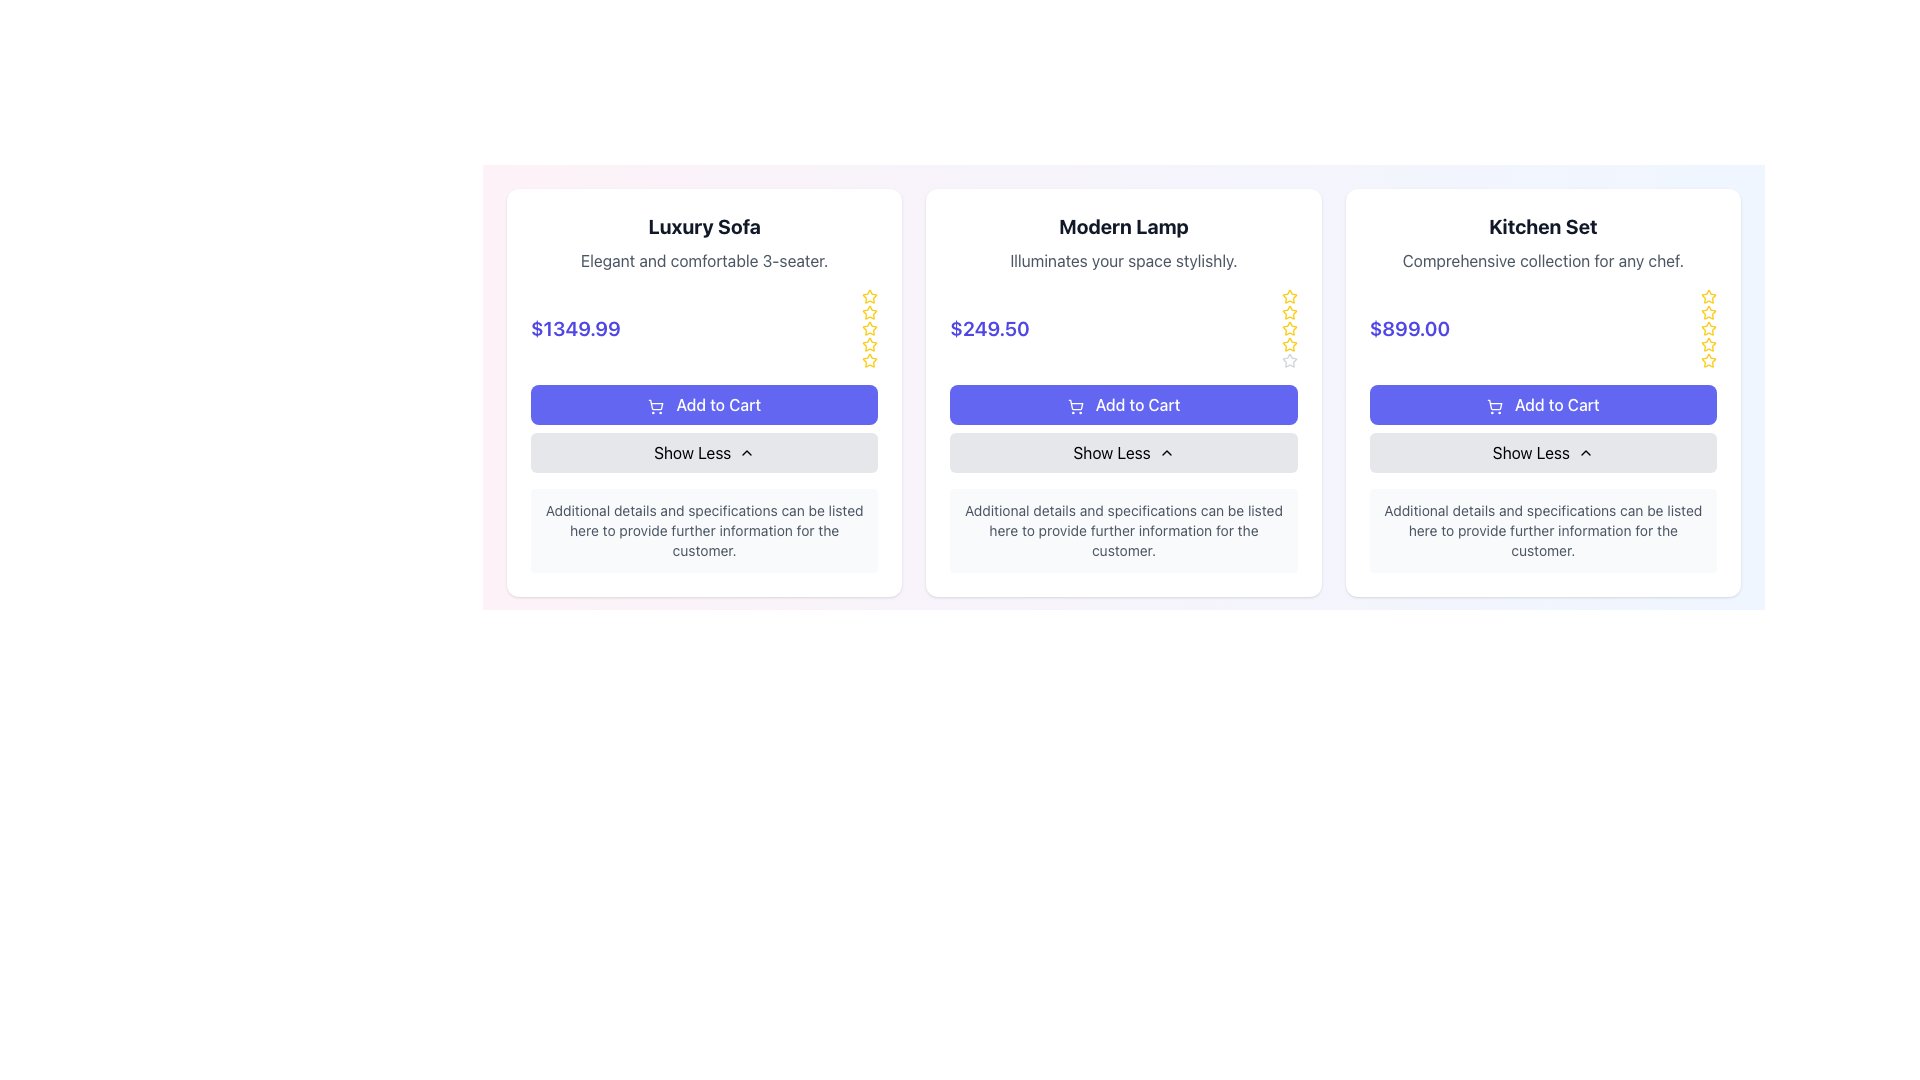 Image resolution: width=1920 pixels, height=1080 pixels. I want to click on price text displayed in the Text Label located below the title 'Luxury Sofa' in the leftmost card of the group, so click(575, 327).